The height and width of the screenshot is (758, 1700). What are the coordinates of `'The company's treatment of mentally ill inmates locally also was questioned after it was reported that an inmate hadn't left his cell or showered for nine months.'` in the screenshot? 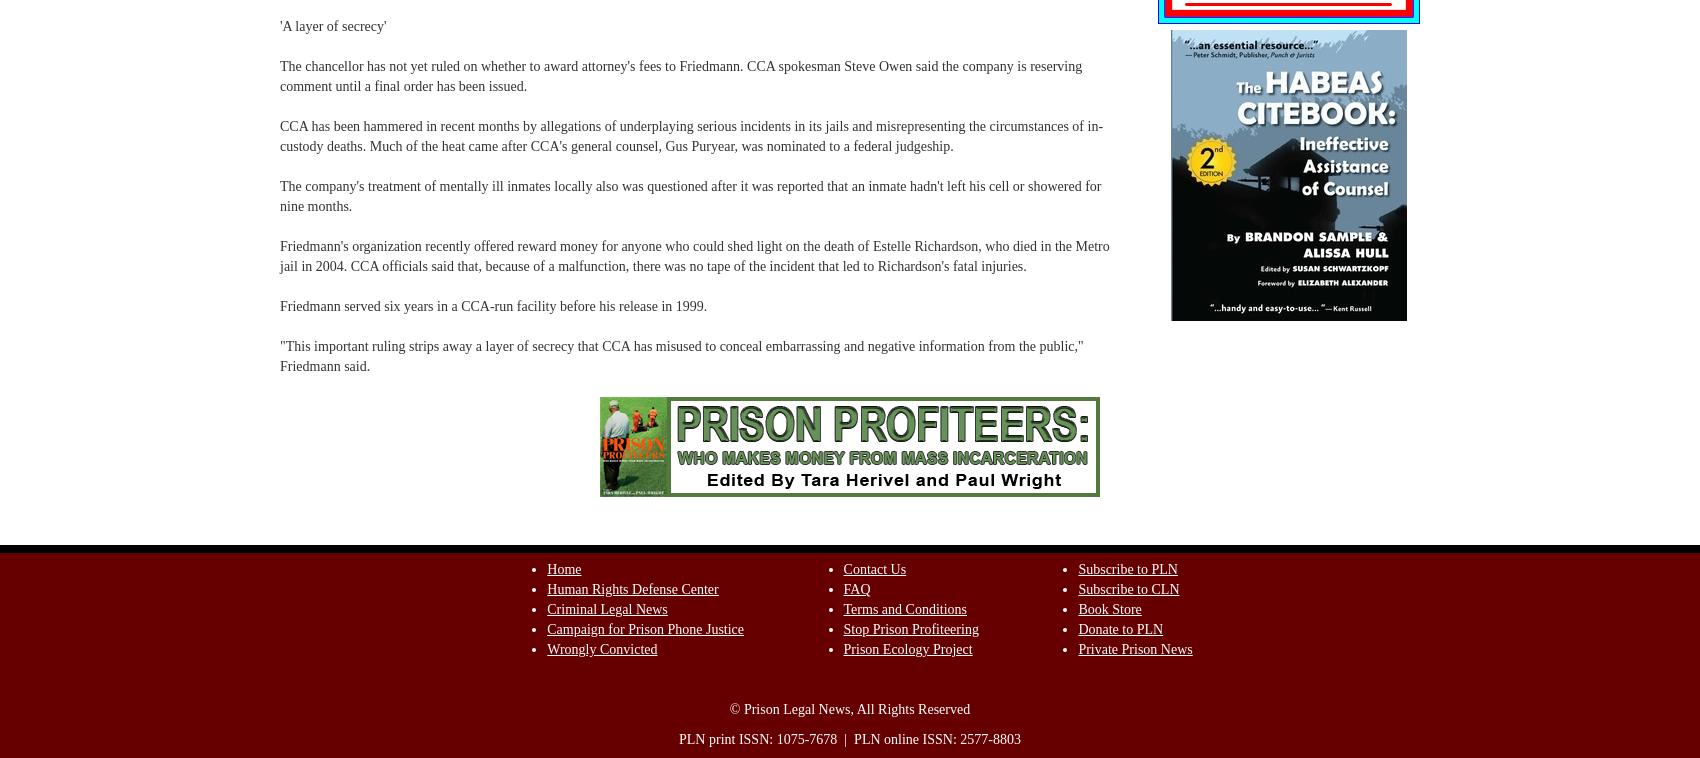 It's located at (690, 196).